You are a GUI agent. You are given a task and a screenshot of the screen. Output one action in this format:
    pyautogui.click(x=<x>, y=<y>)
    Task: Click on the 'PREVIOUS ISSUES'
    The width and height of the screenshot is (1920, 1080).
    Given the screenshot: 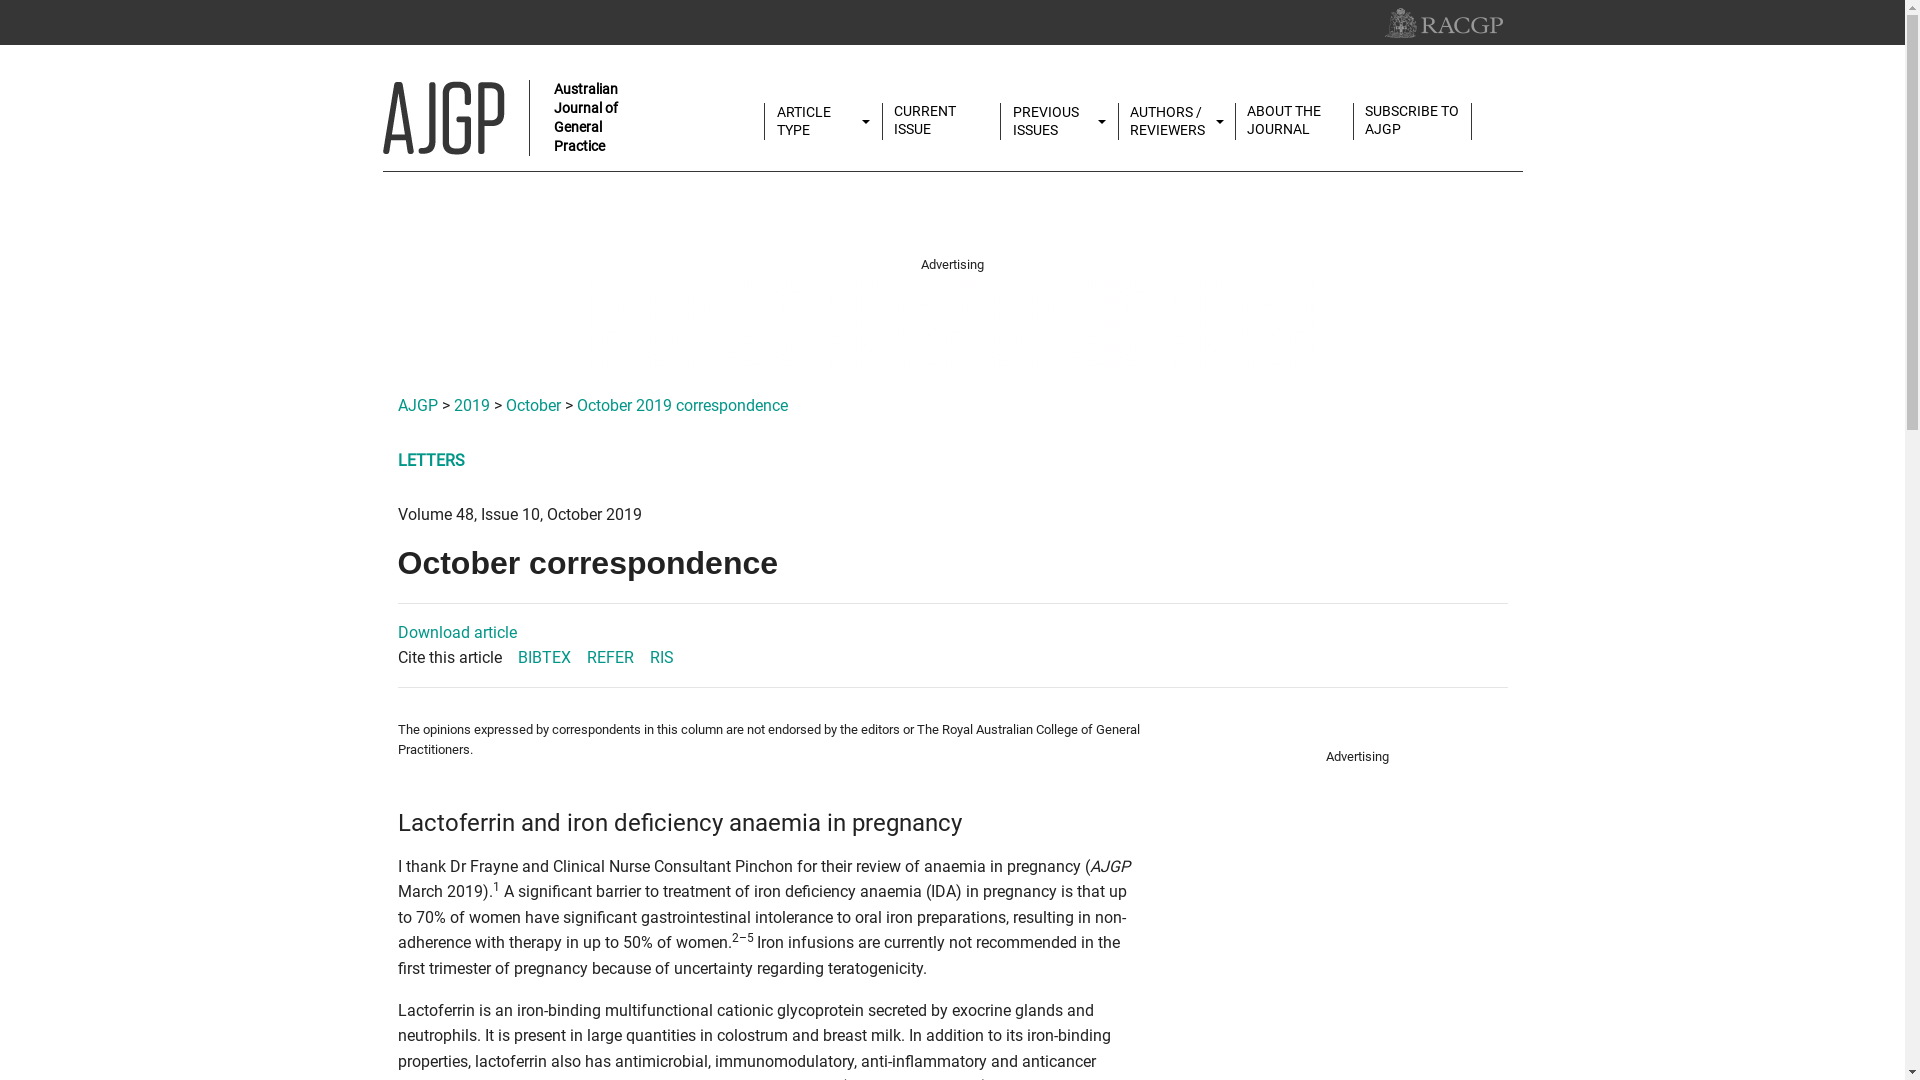 What is the action you would take?
    pyautogui.click(x=1058, y=121)
    